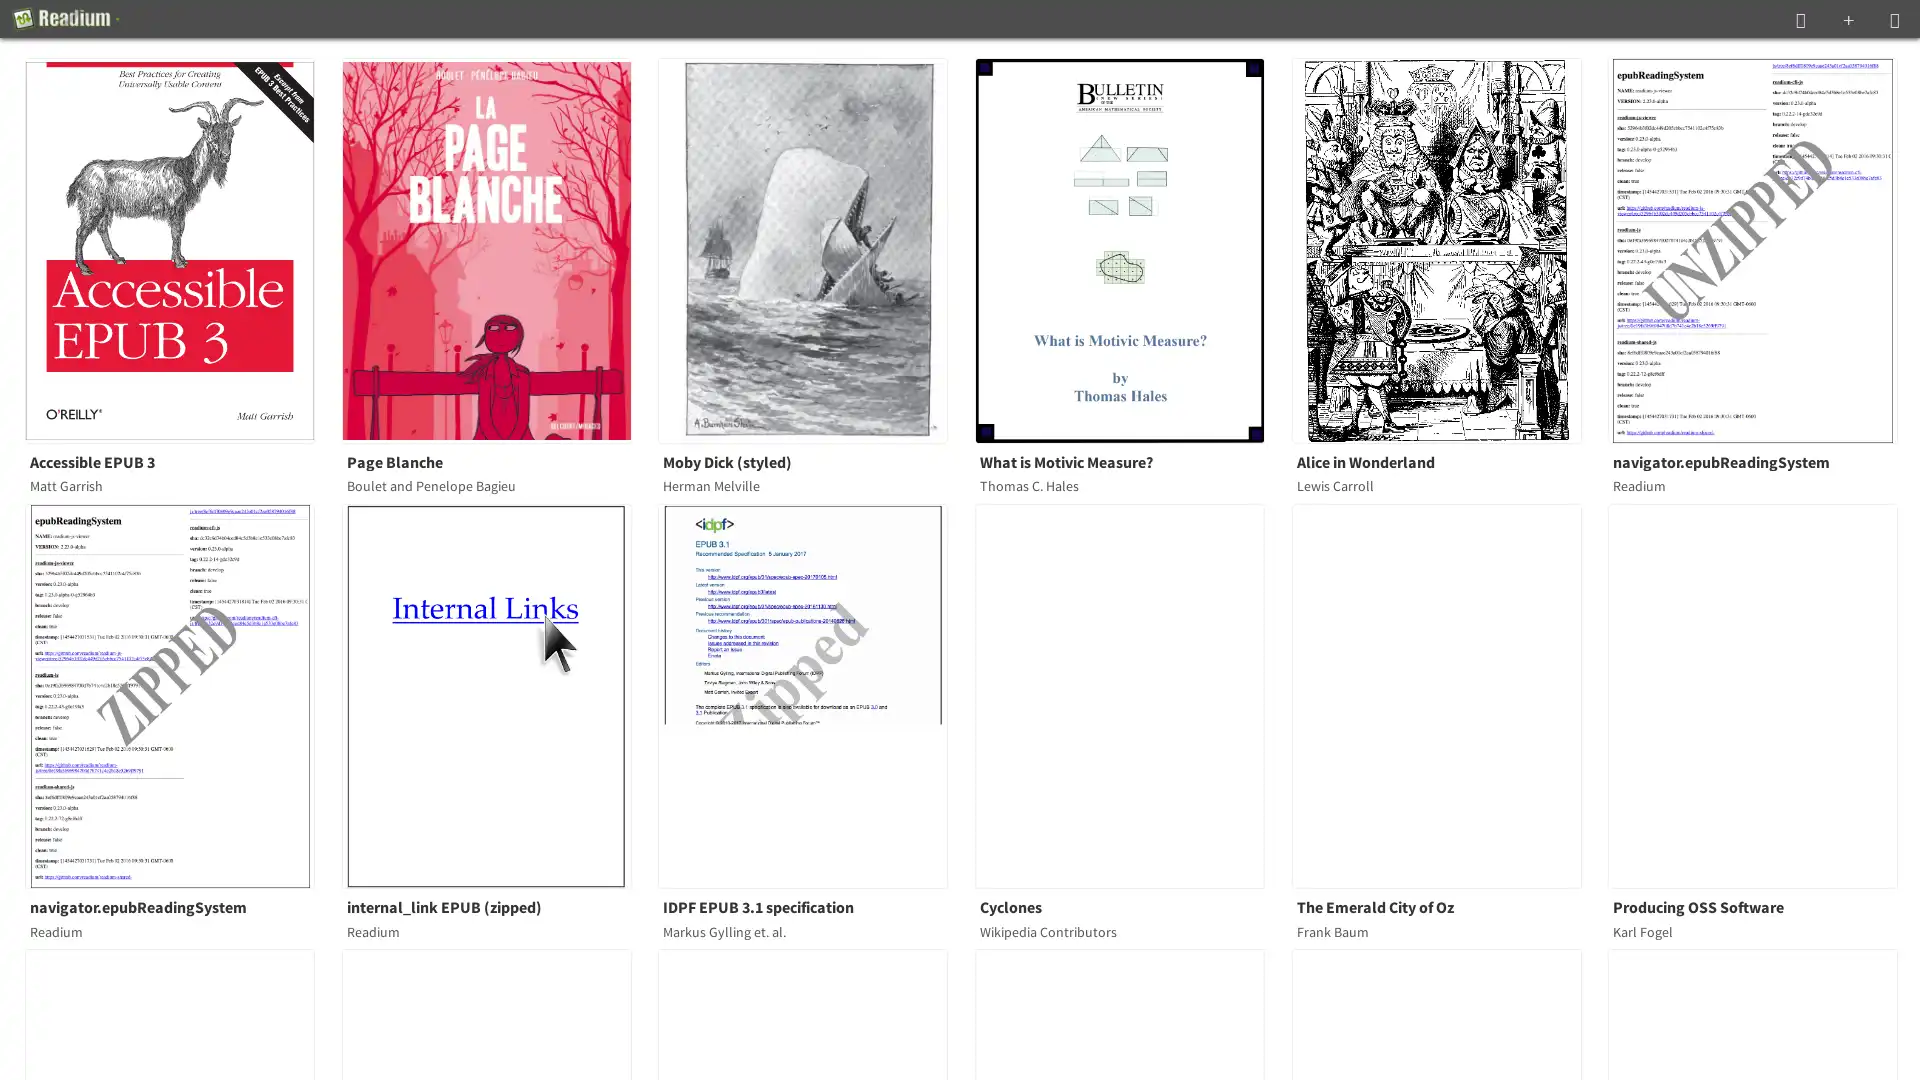 This screenshot has height=1080, width=1920. Describe the element at coordinates (182, 694) in the screenshot. I see `(7) navigator.epubReadingSystem` at that location.